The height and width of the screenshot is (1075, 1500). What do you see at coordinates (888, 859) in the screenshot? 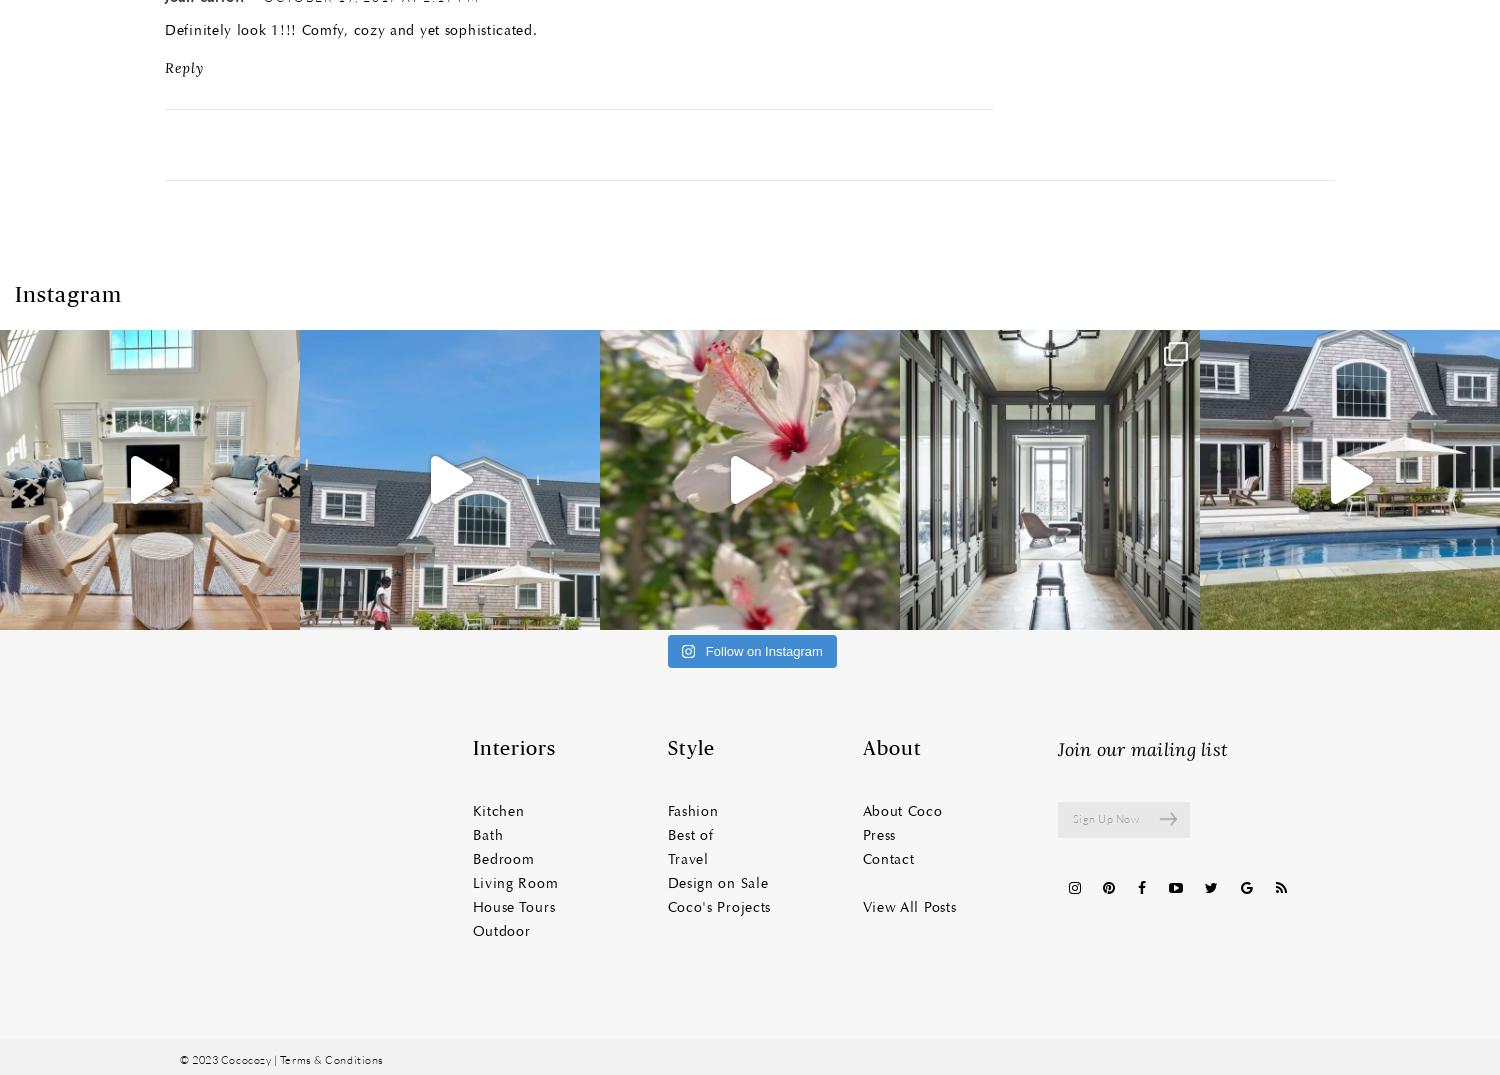
I see `'Contact'` at bounding box center [888, 859].